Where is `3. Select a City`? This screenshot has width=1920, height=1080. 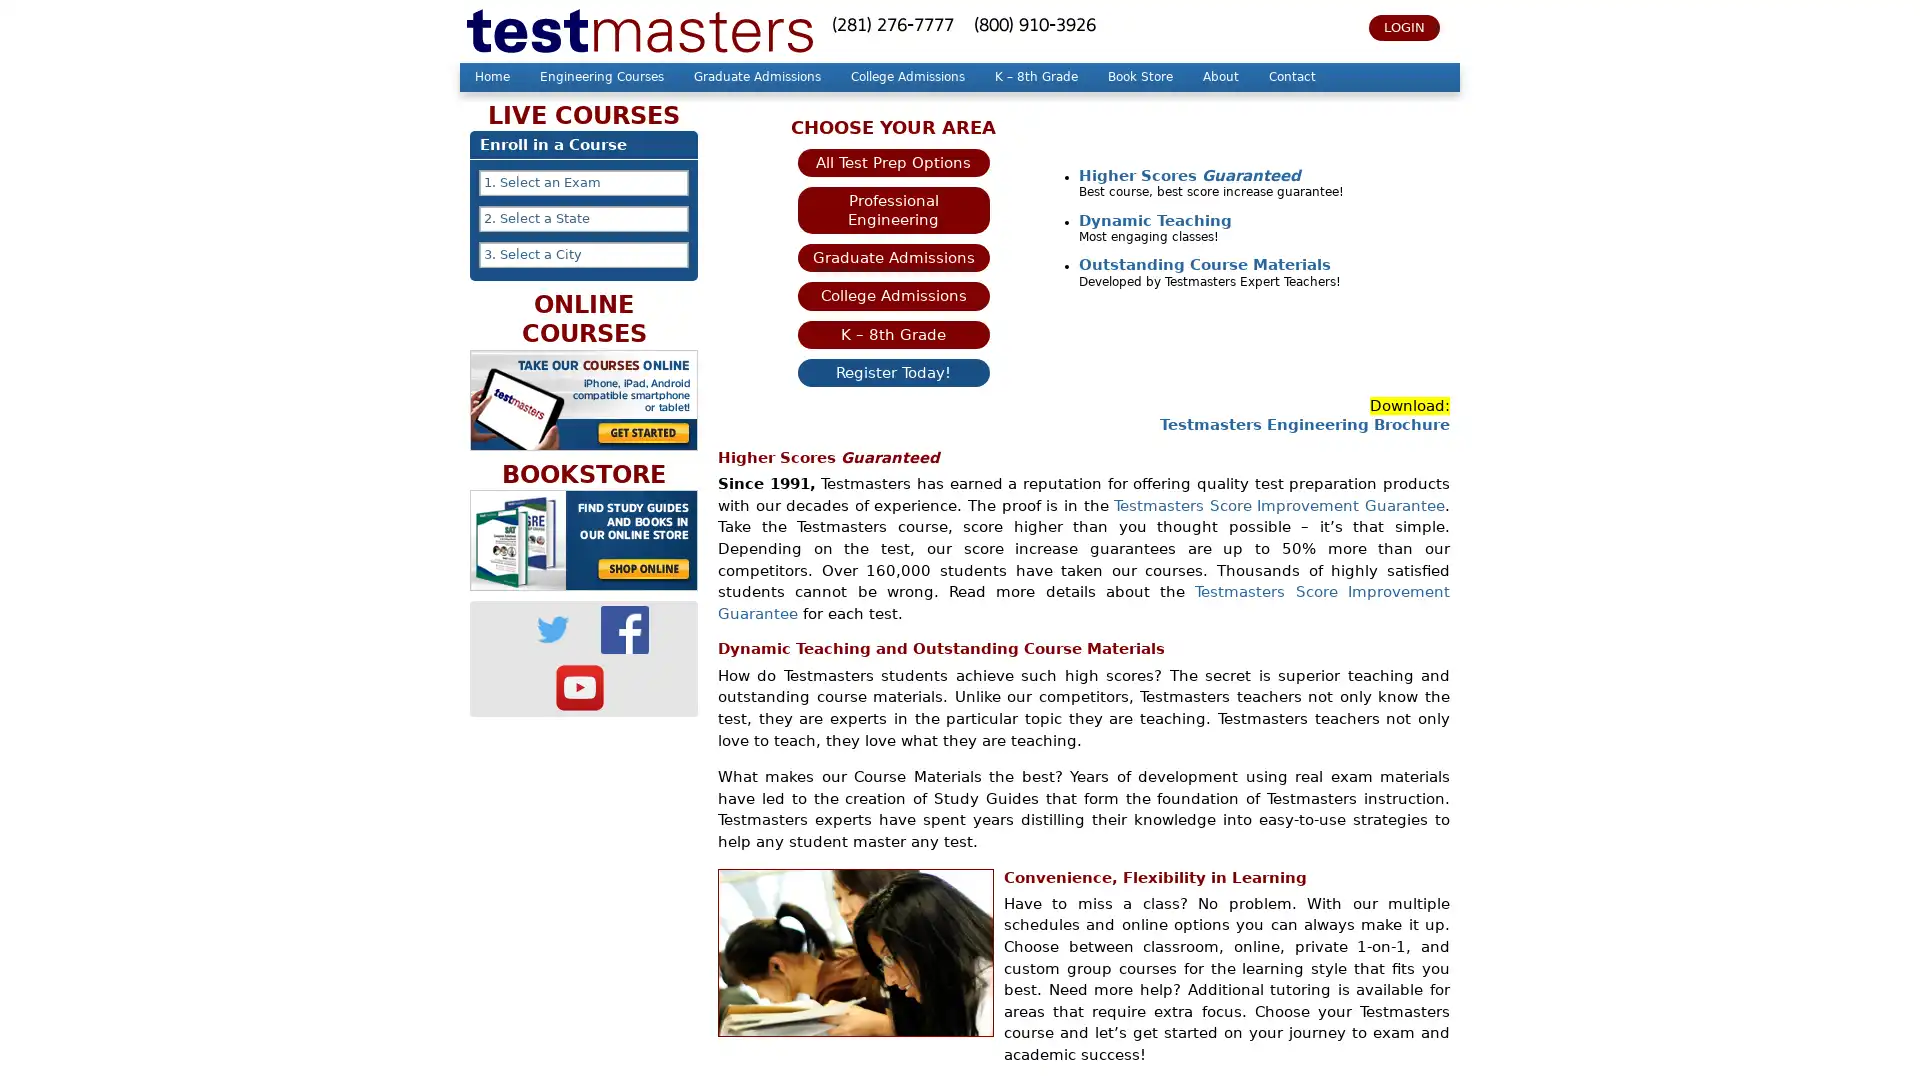
3. Select a City is located at coordinates (583, 253).